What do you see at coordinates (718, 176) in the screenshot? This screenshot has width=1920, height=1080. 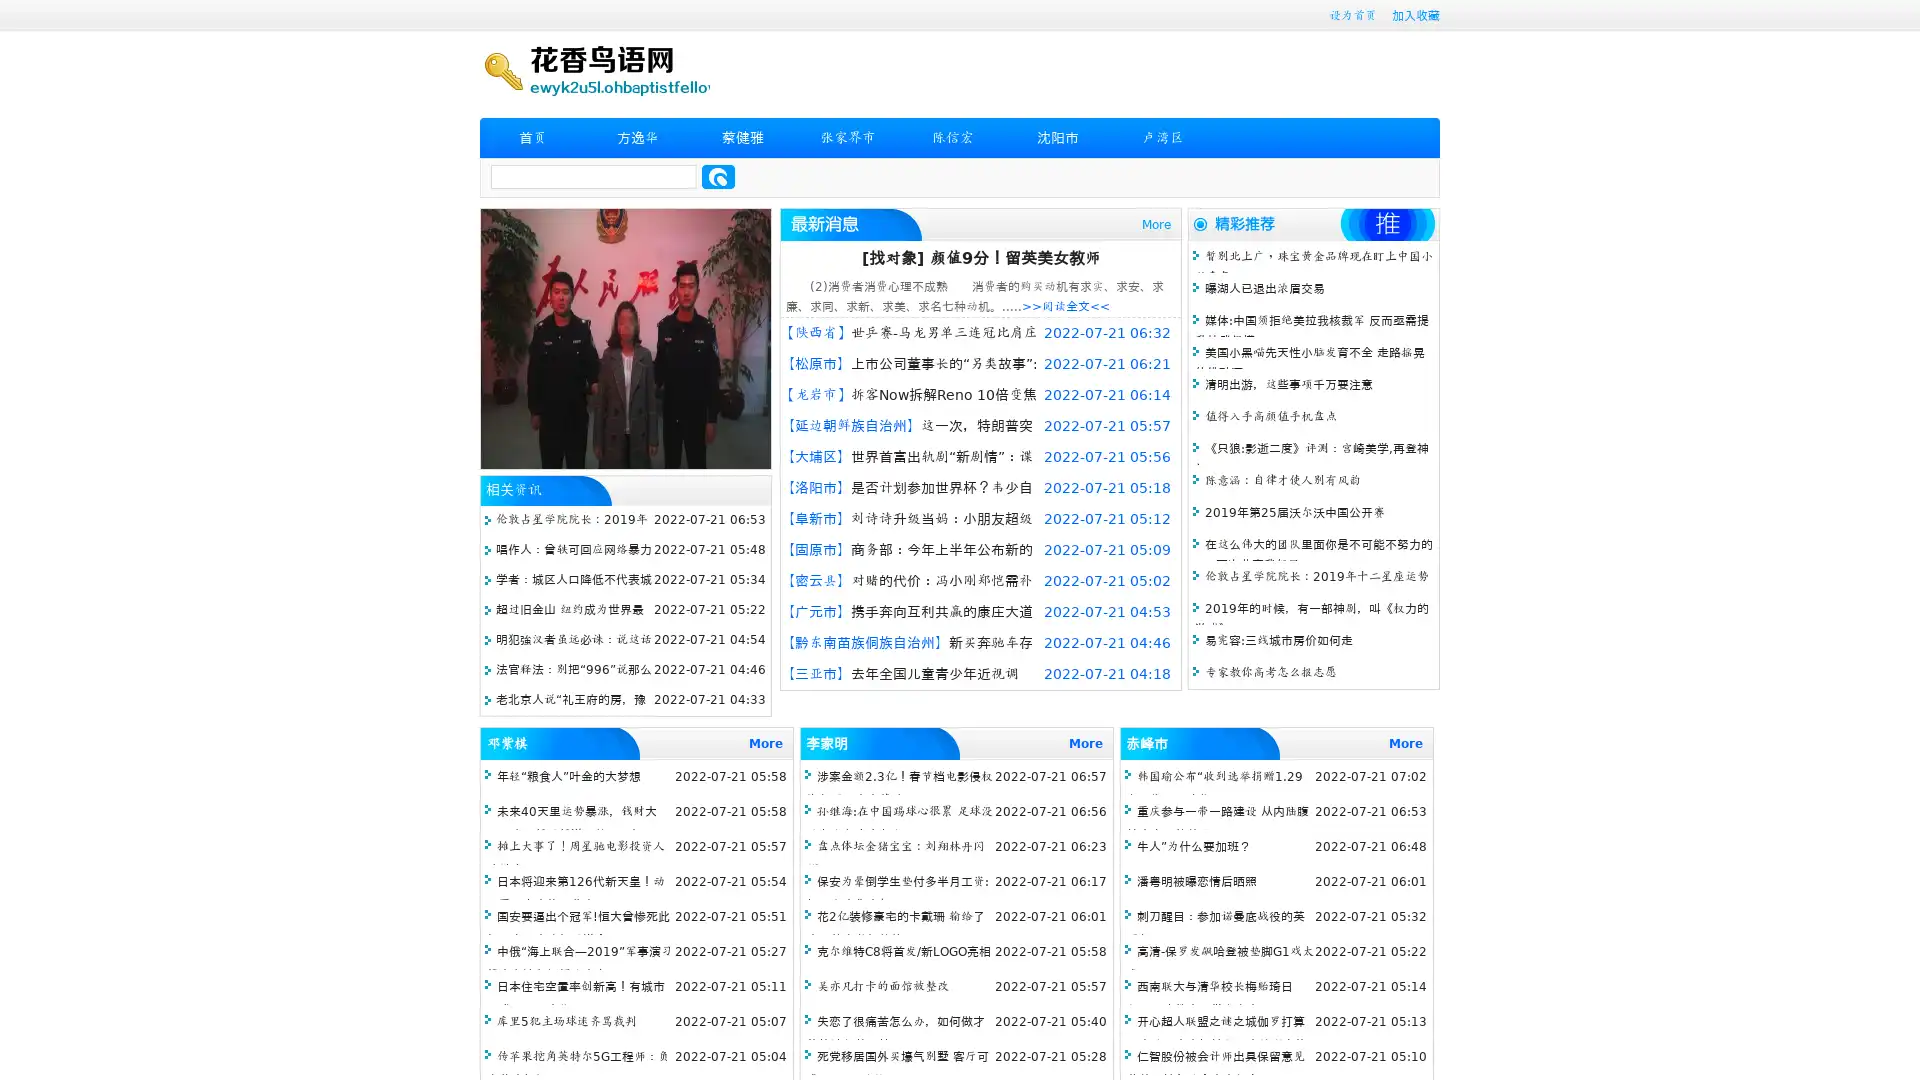 I see `Search` at bounding box center [718, 176].